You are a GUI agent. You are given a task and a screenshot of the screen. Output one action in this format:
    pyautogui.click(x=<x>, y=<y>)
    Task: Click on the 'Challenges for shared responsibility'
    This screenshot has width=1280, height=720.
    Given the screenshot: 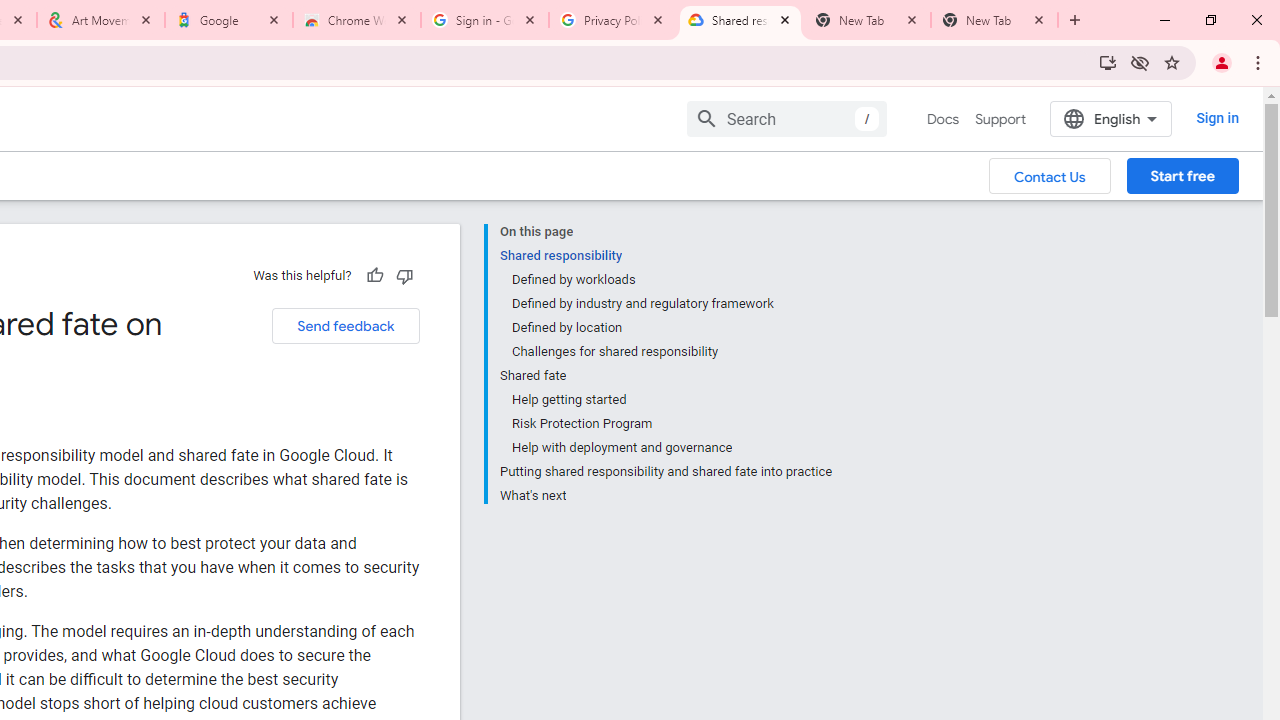 What is the action you would take?
    pyautogui.click(x=671, y=351)
    